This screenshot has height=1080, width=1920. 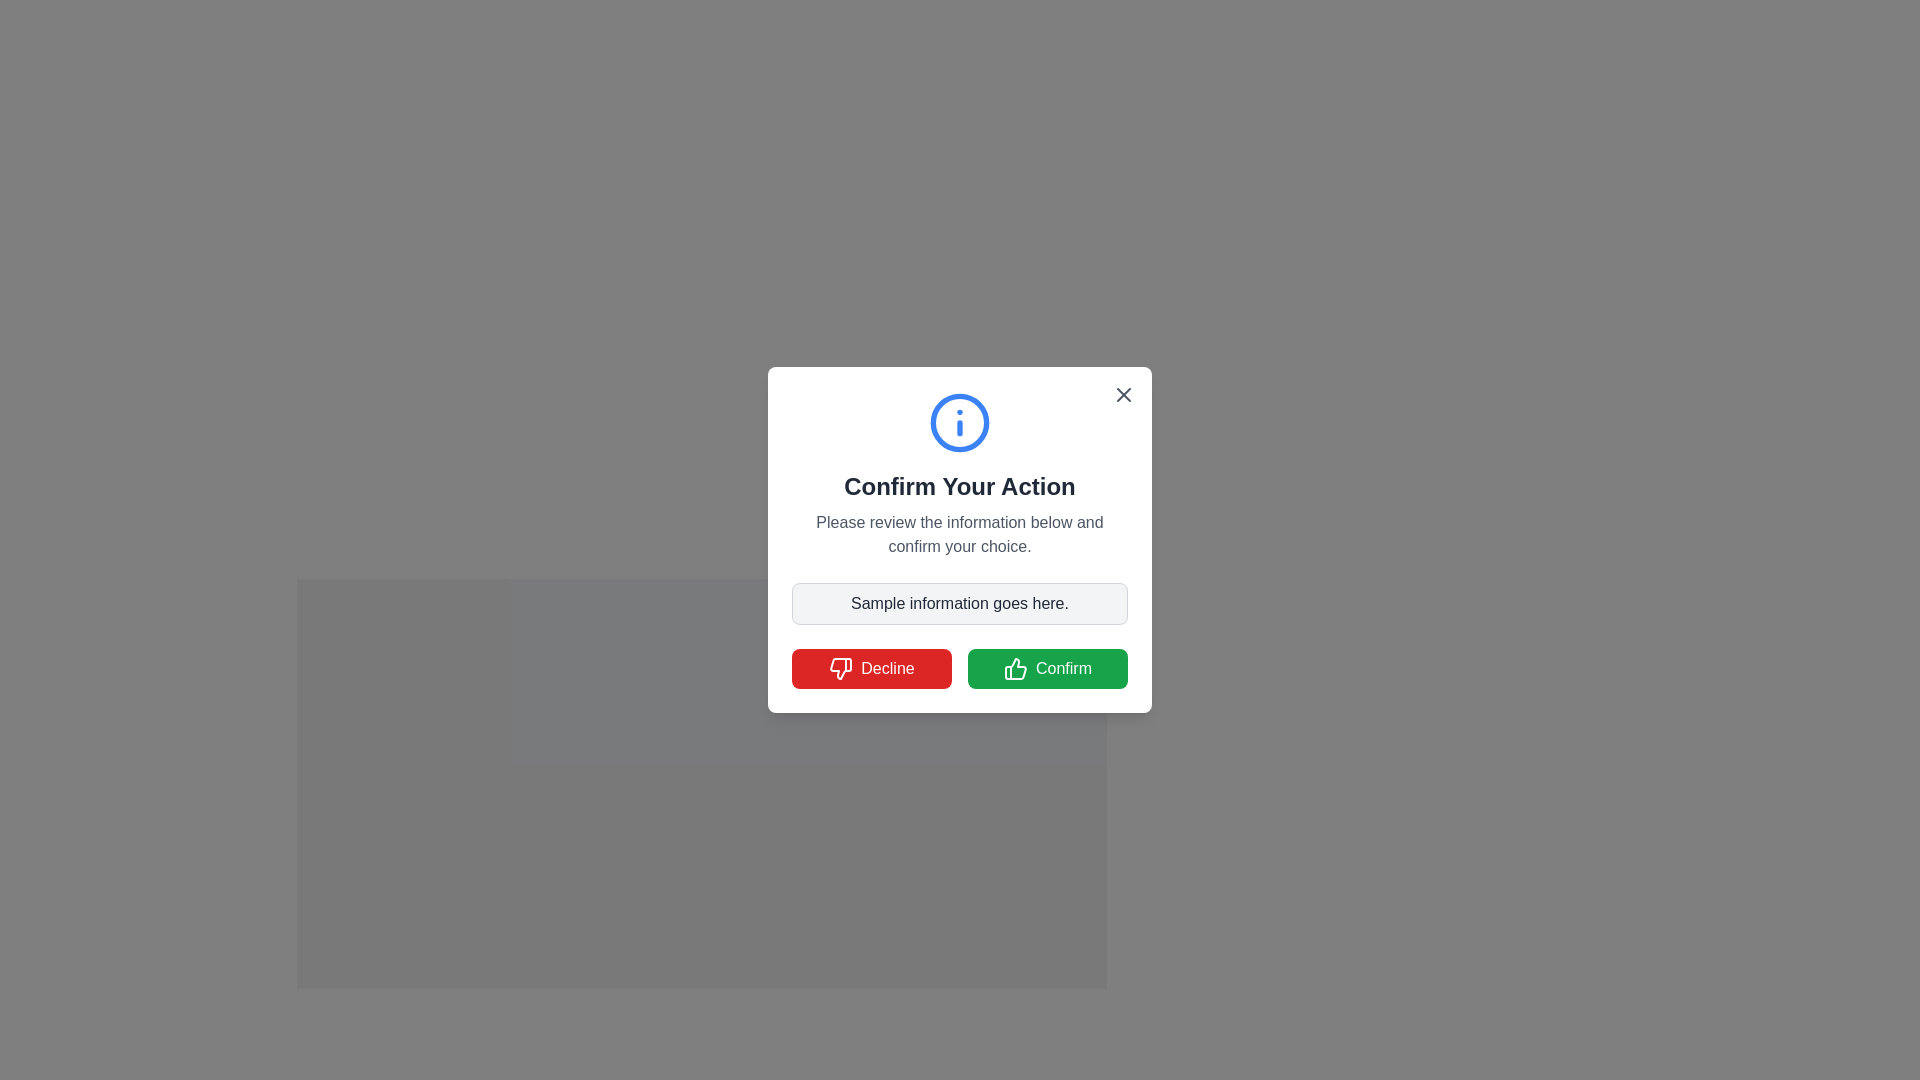 I want to click on the circular blue icon with an 'i' symbol, which is located at the top center of the confirmation dialog box, above the header text 'Confirm Your Action', so click(x=960, y=422).